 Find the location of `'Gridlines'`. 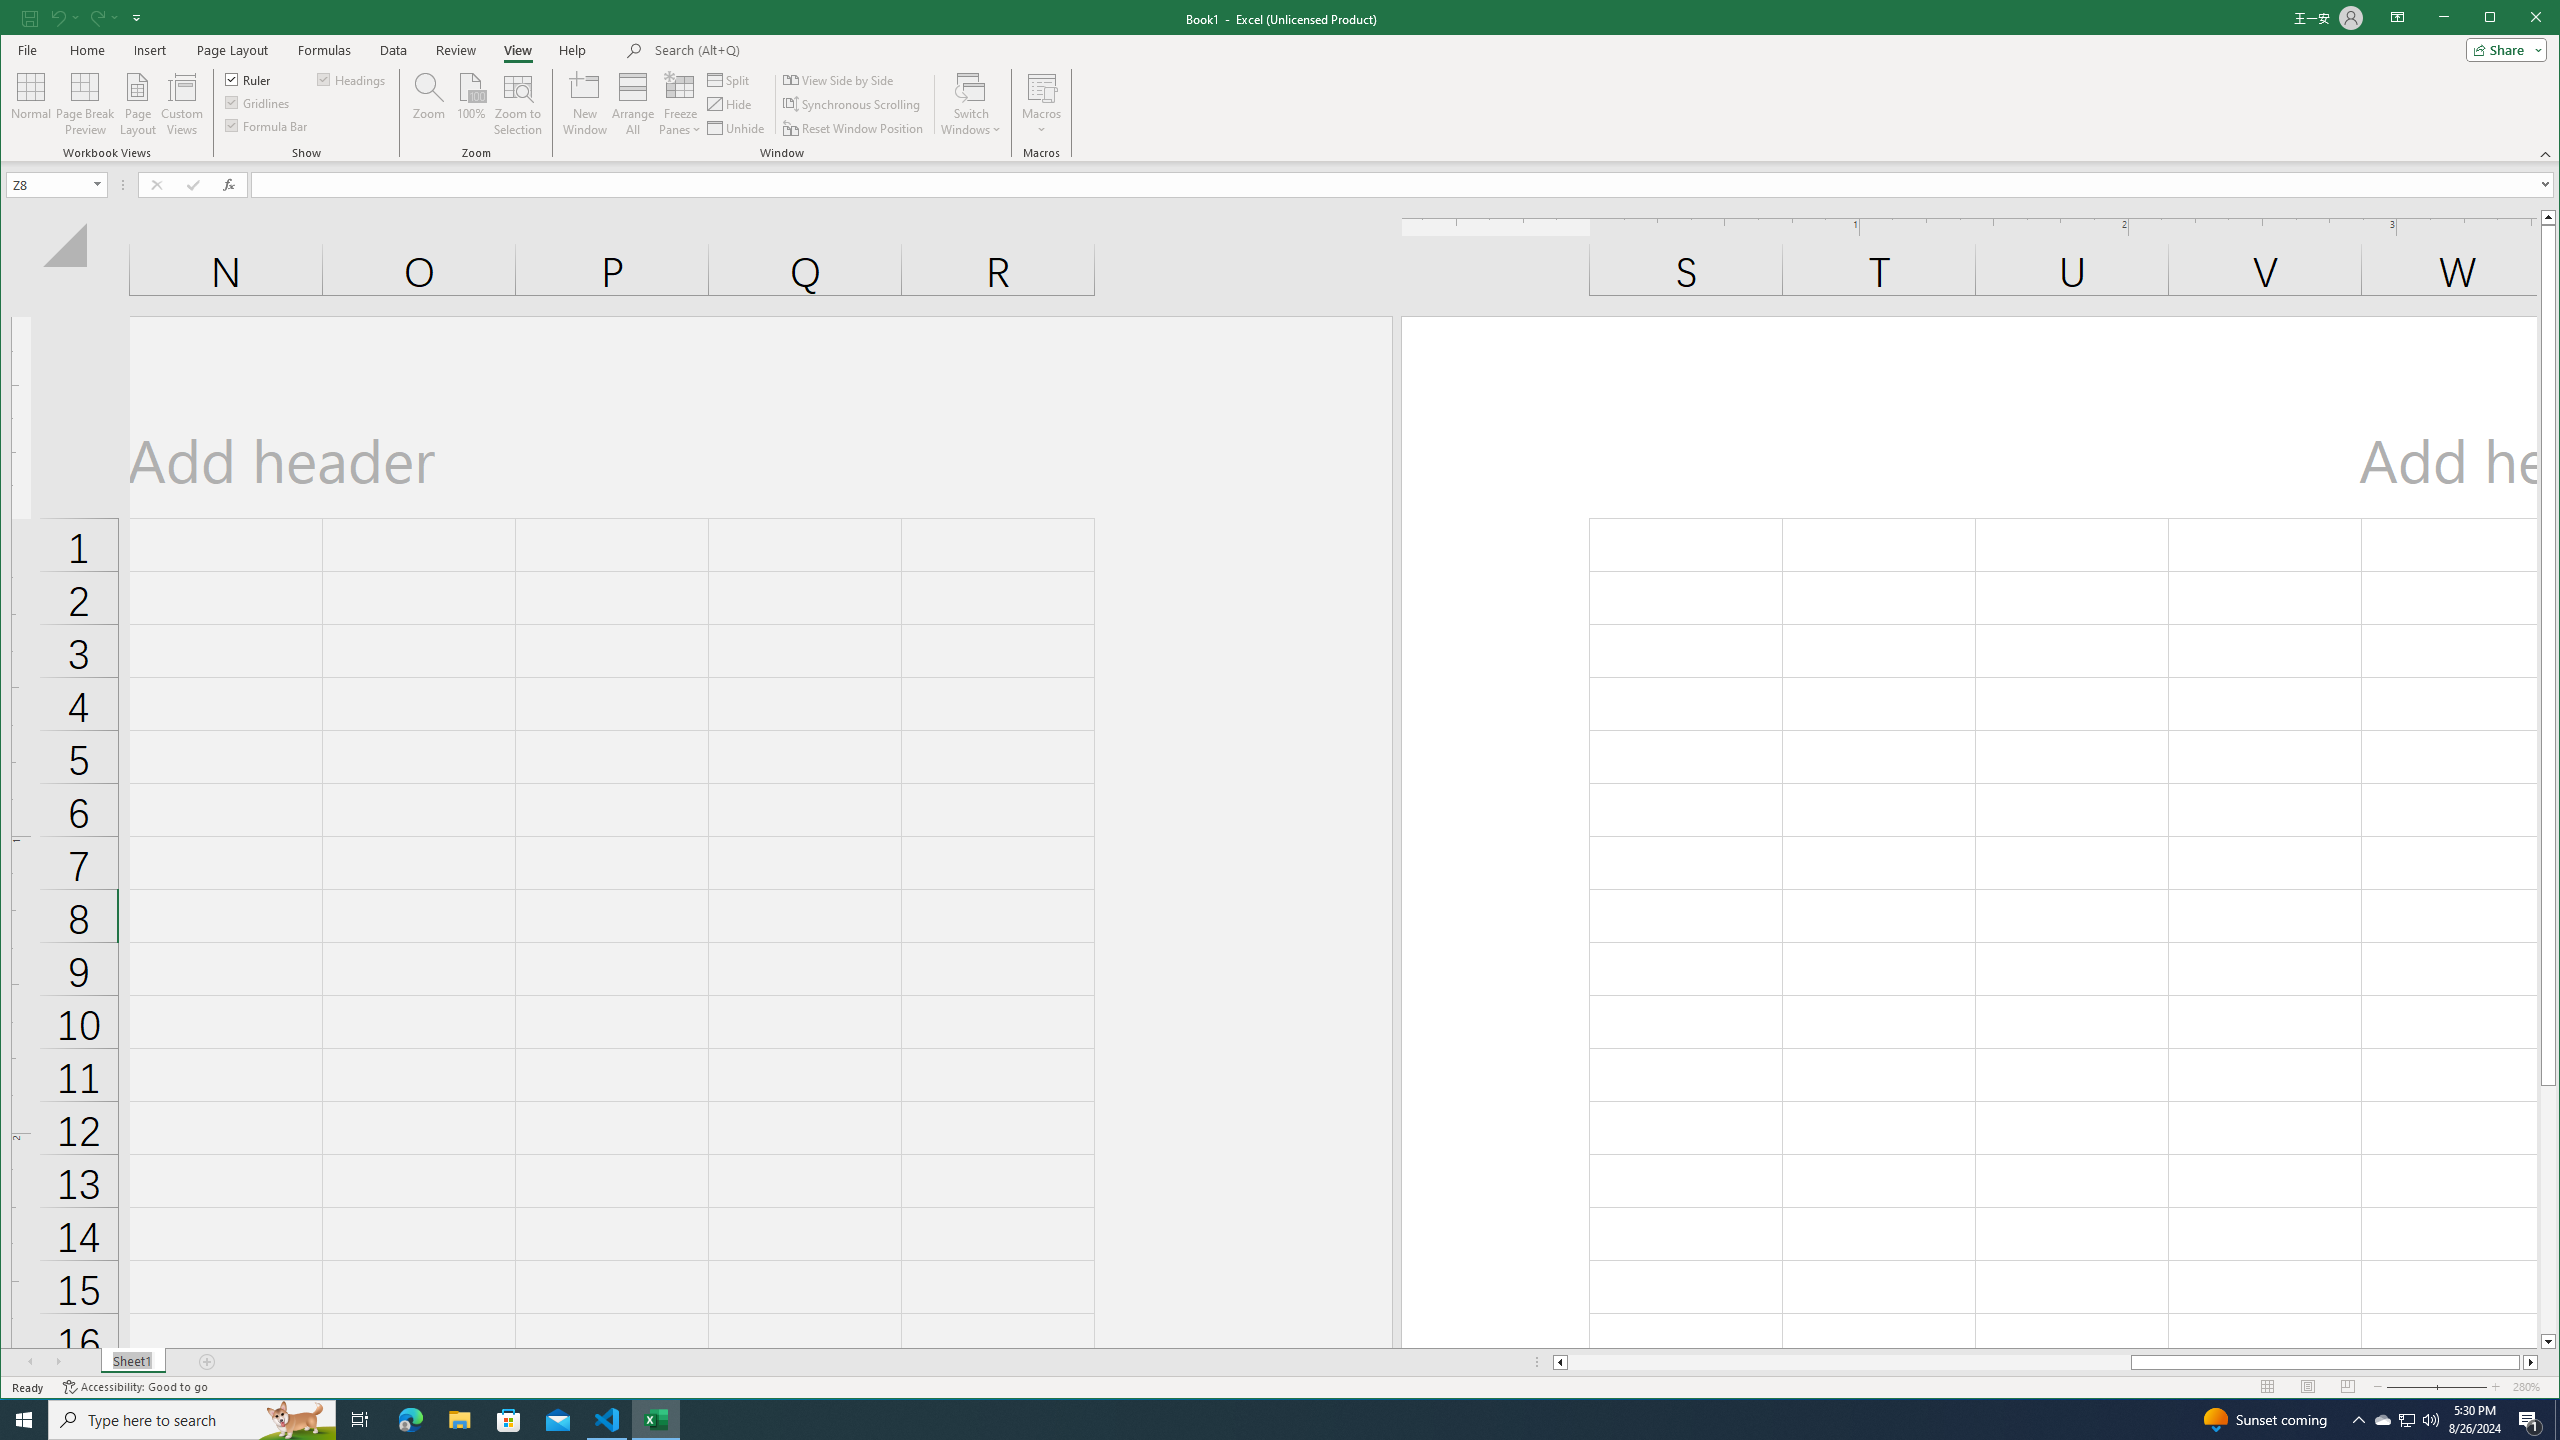

'Gridlines' is located at coordinates (258, 102).